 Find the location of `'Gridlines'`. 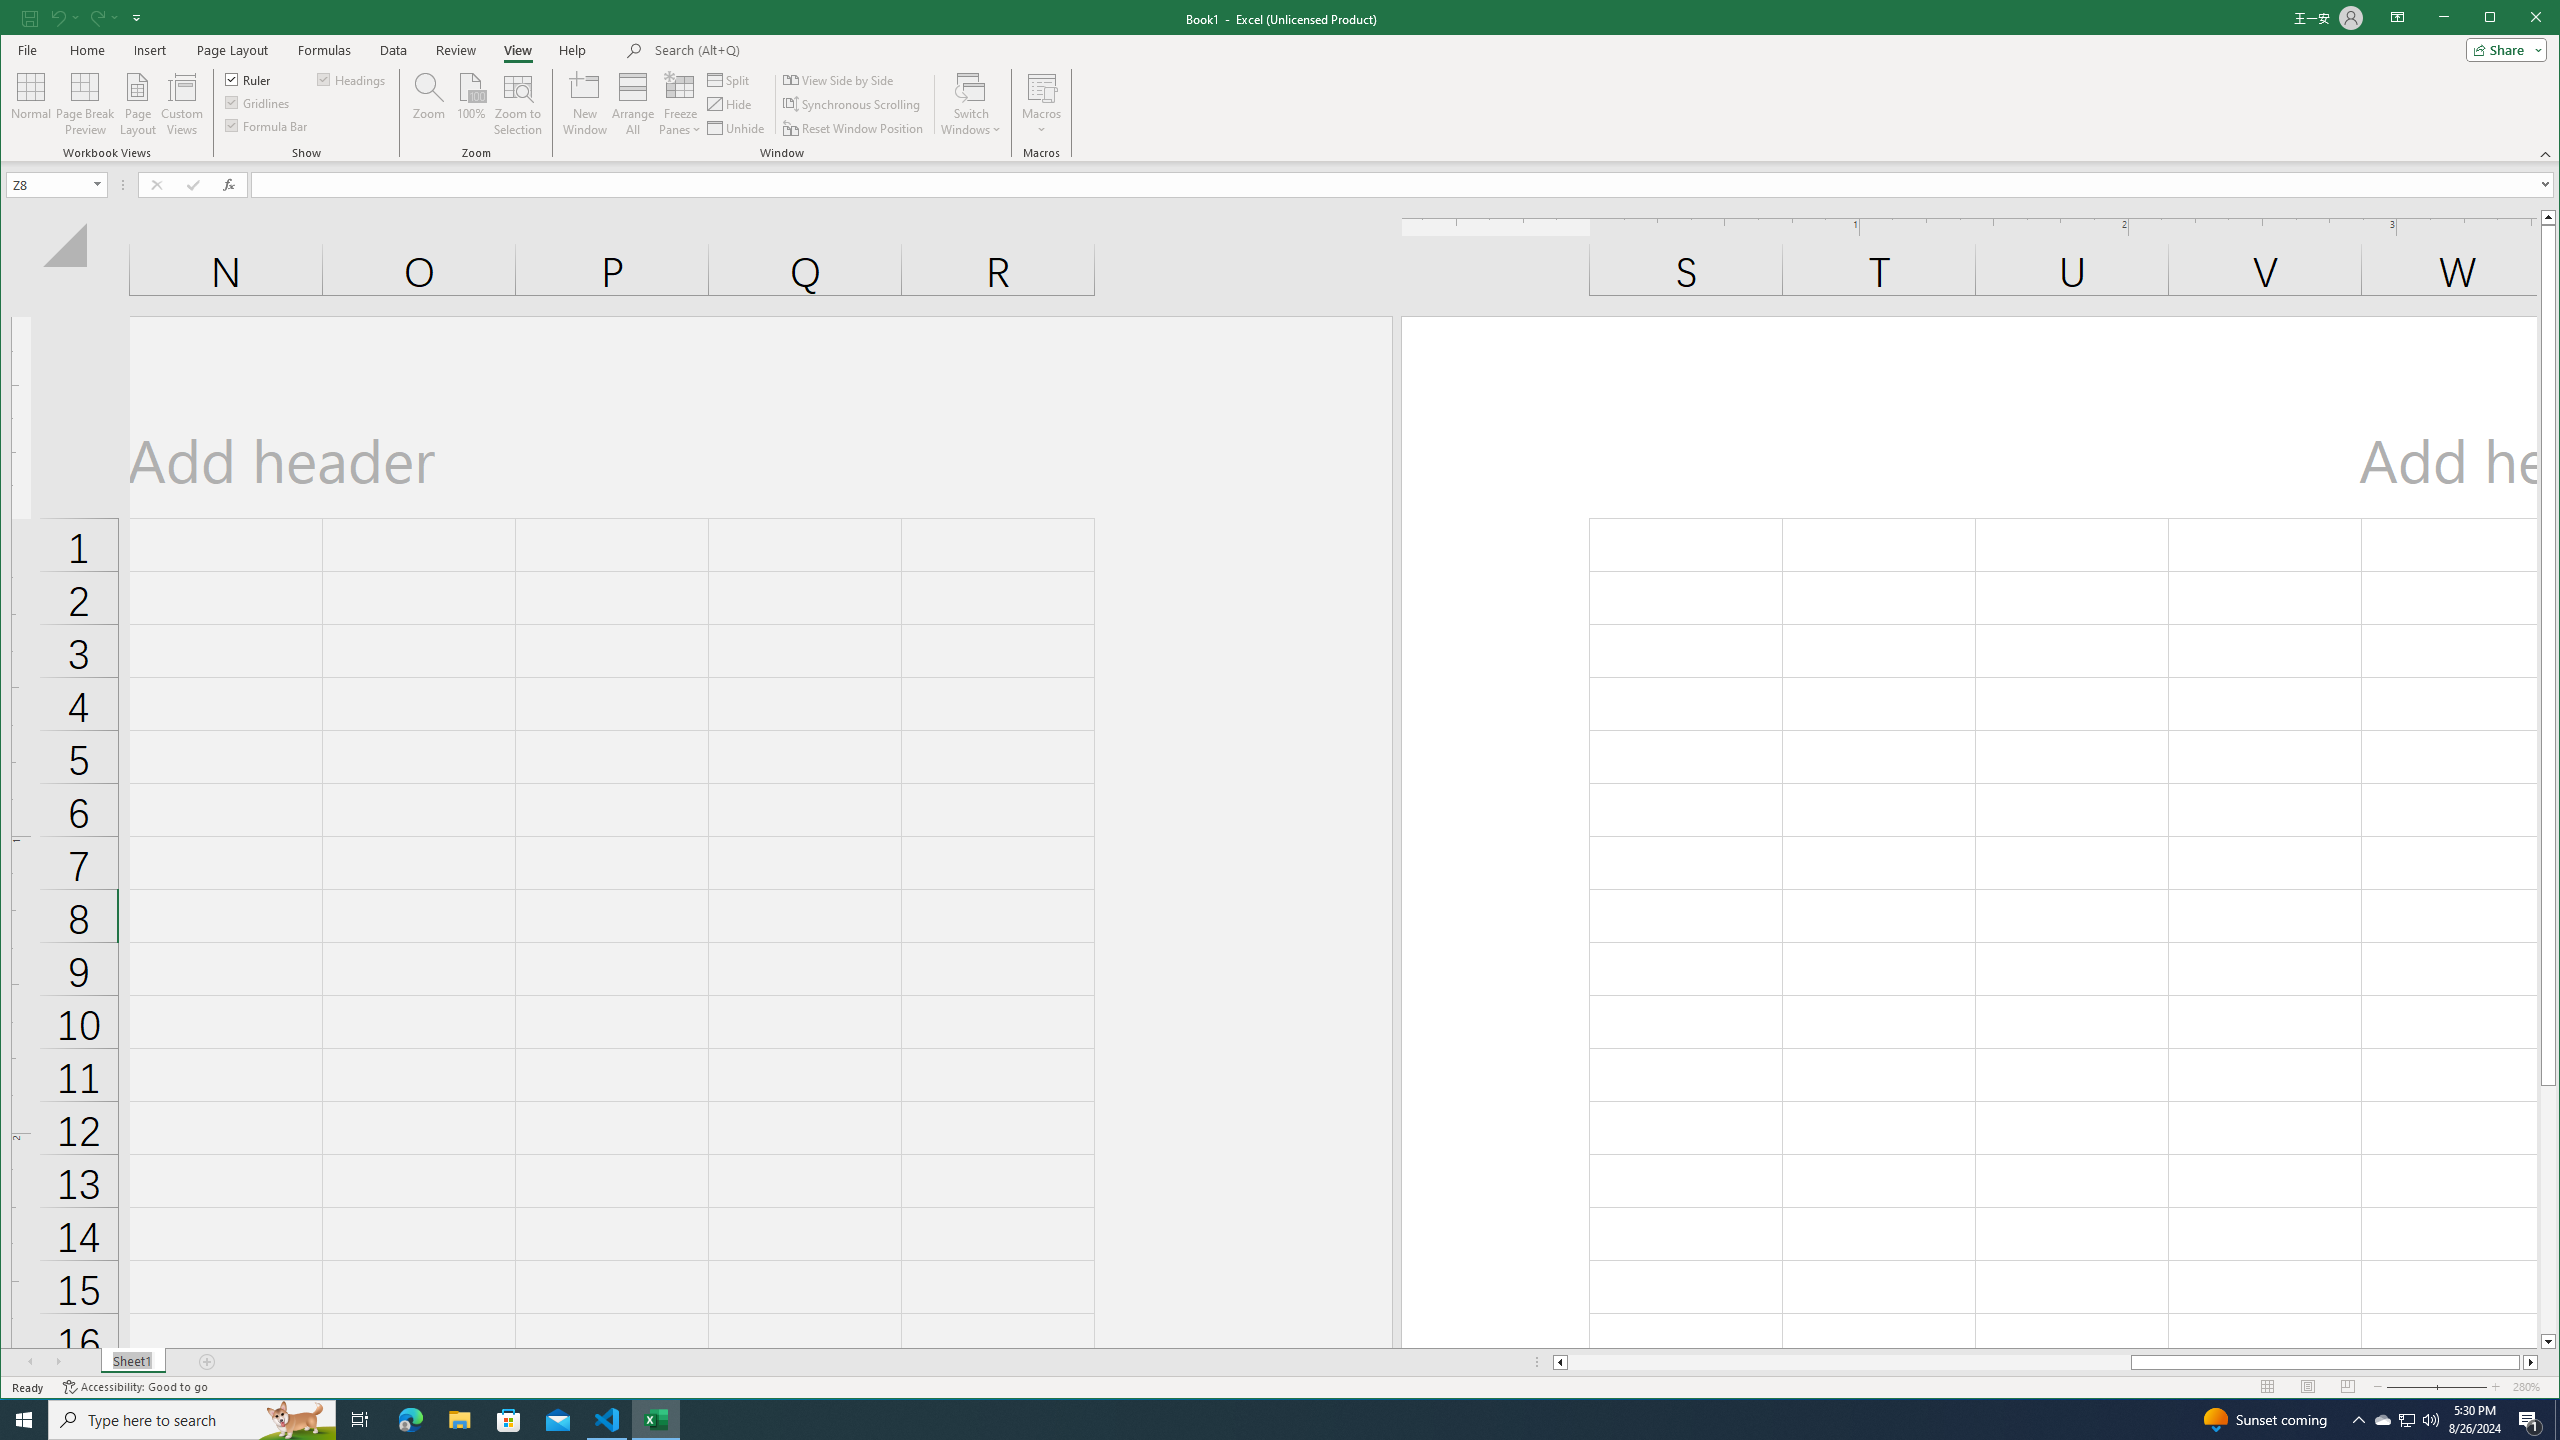

'Gridlines' is located at coordinates (258, 102).